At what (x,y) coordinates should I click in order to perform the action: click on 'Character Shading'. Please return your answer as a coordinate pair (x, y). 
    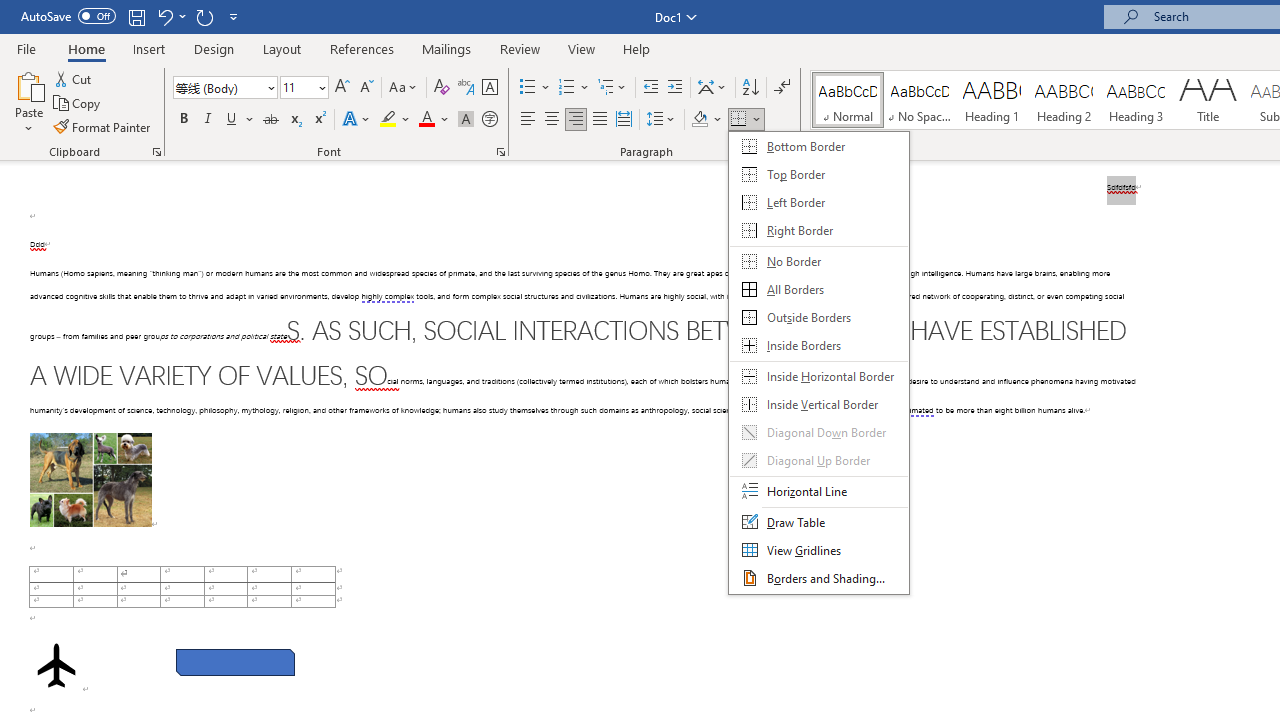
    Looking at the image, I should click on (464, 119).